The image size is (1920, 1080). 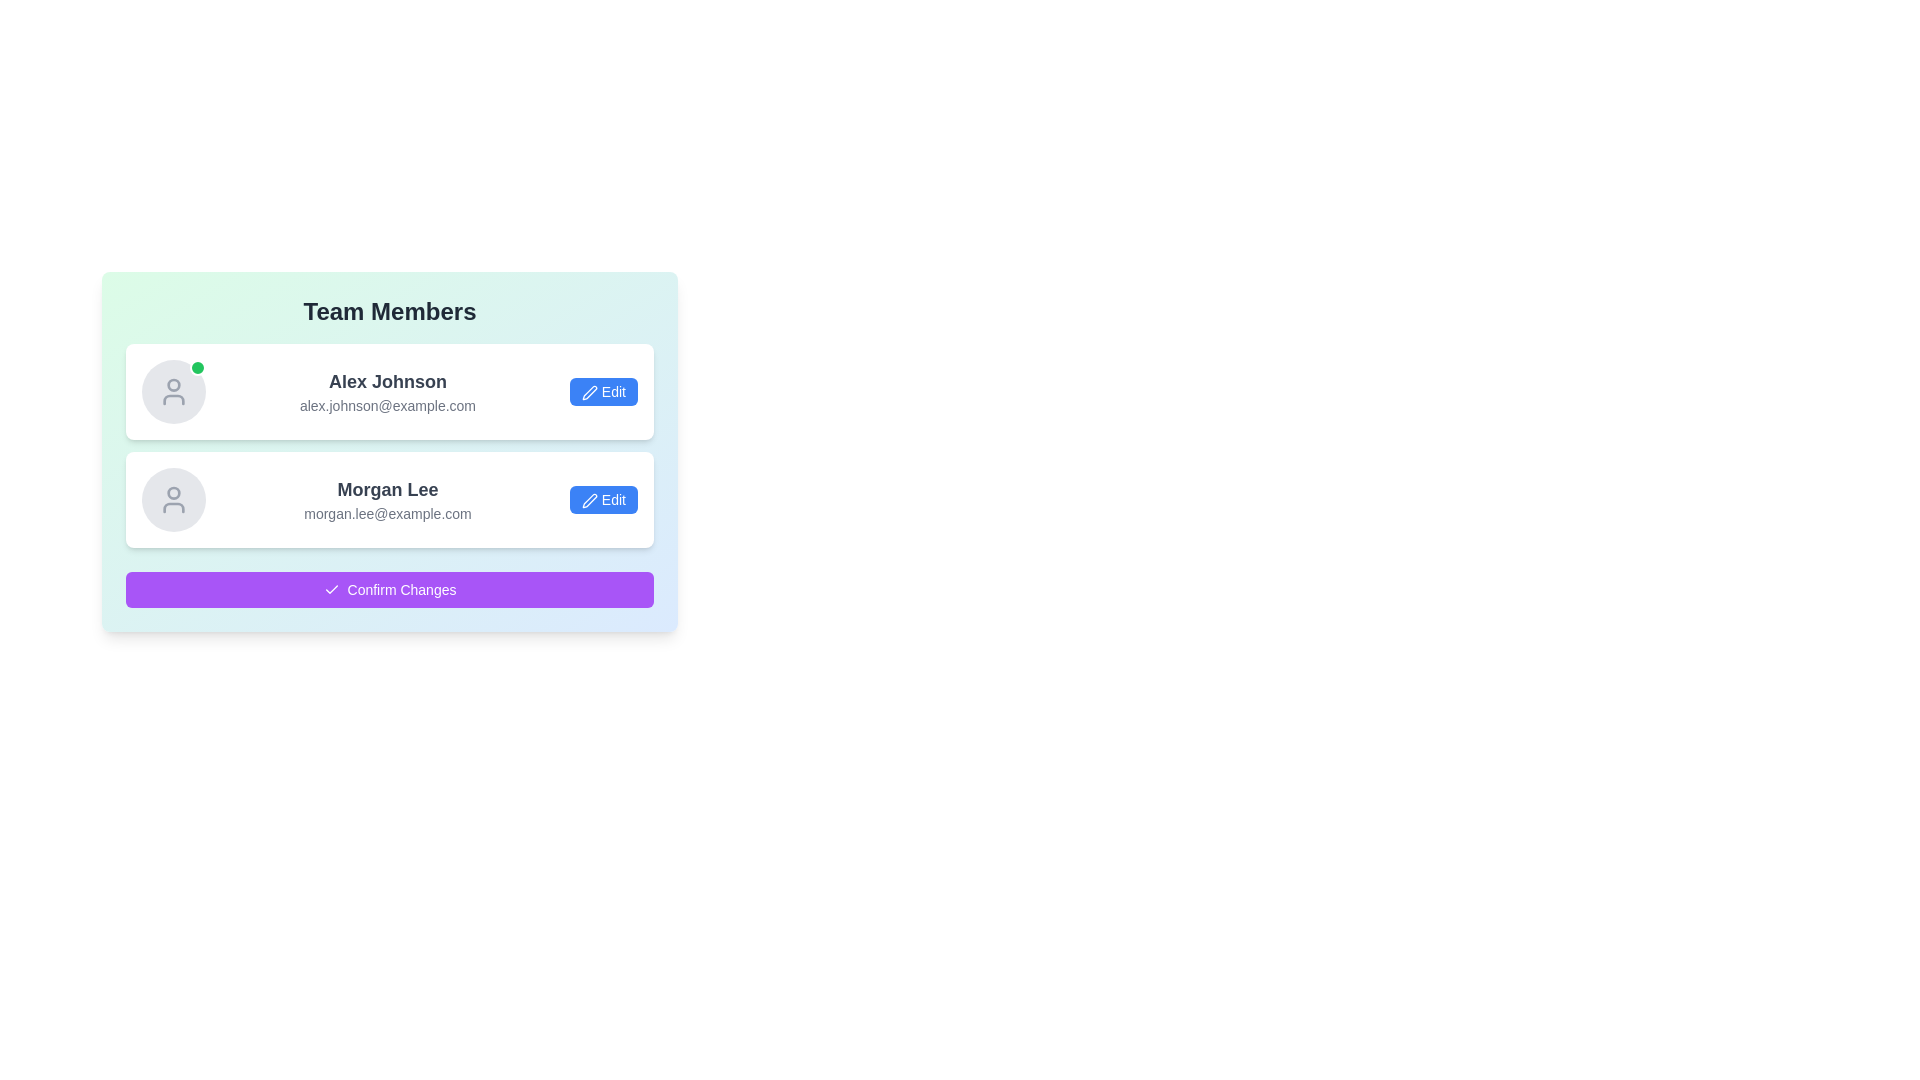 I want to click on the confirmation icon located near the left side of the purple 'Confirm Changes' button at the bottom of the modal, so click(x=331, y=589).